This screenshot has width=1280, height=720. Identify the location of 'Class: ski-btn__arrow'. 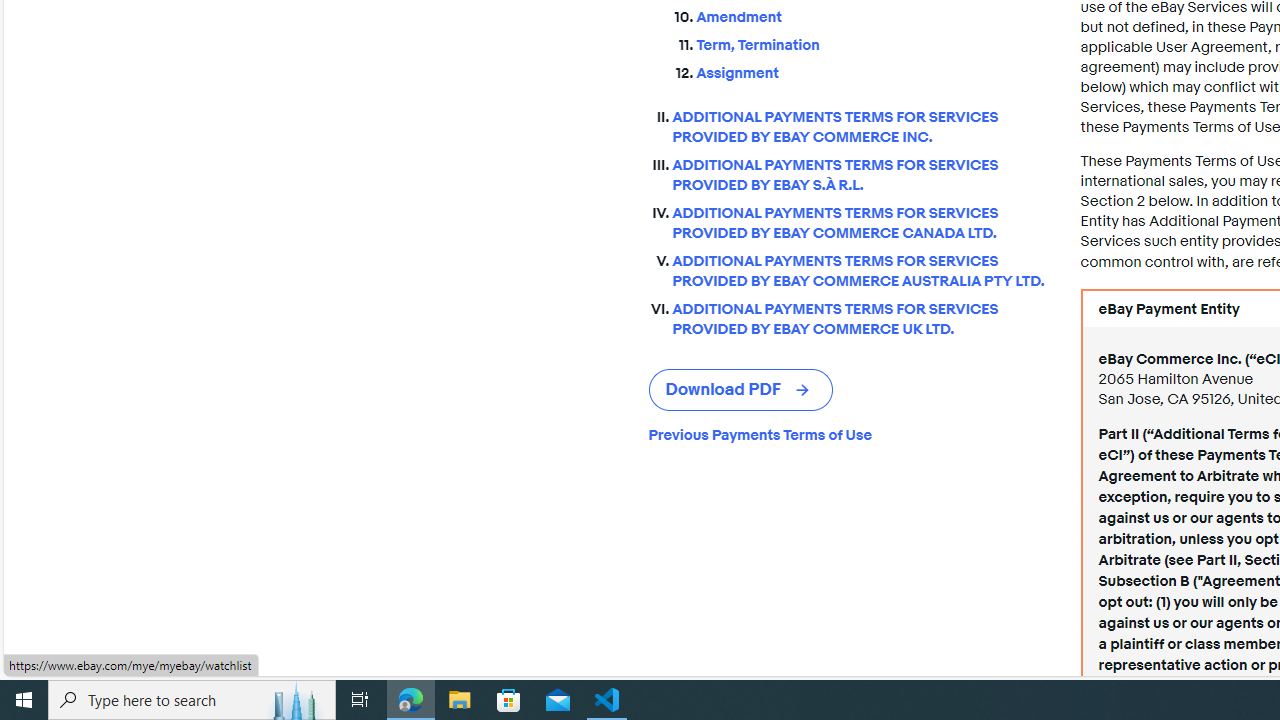
(804, 390).